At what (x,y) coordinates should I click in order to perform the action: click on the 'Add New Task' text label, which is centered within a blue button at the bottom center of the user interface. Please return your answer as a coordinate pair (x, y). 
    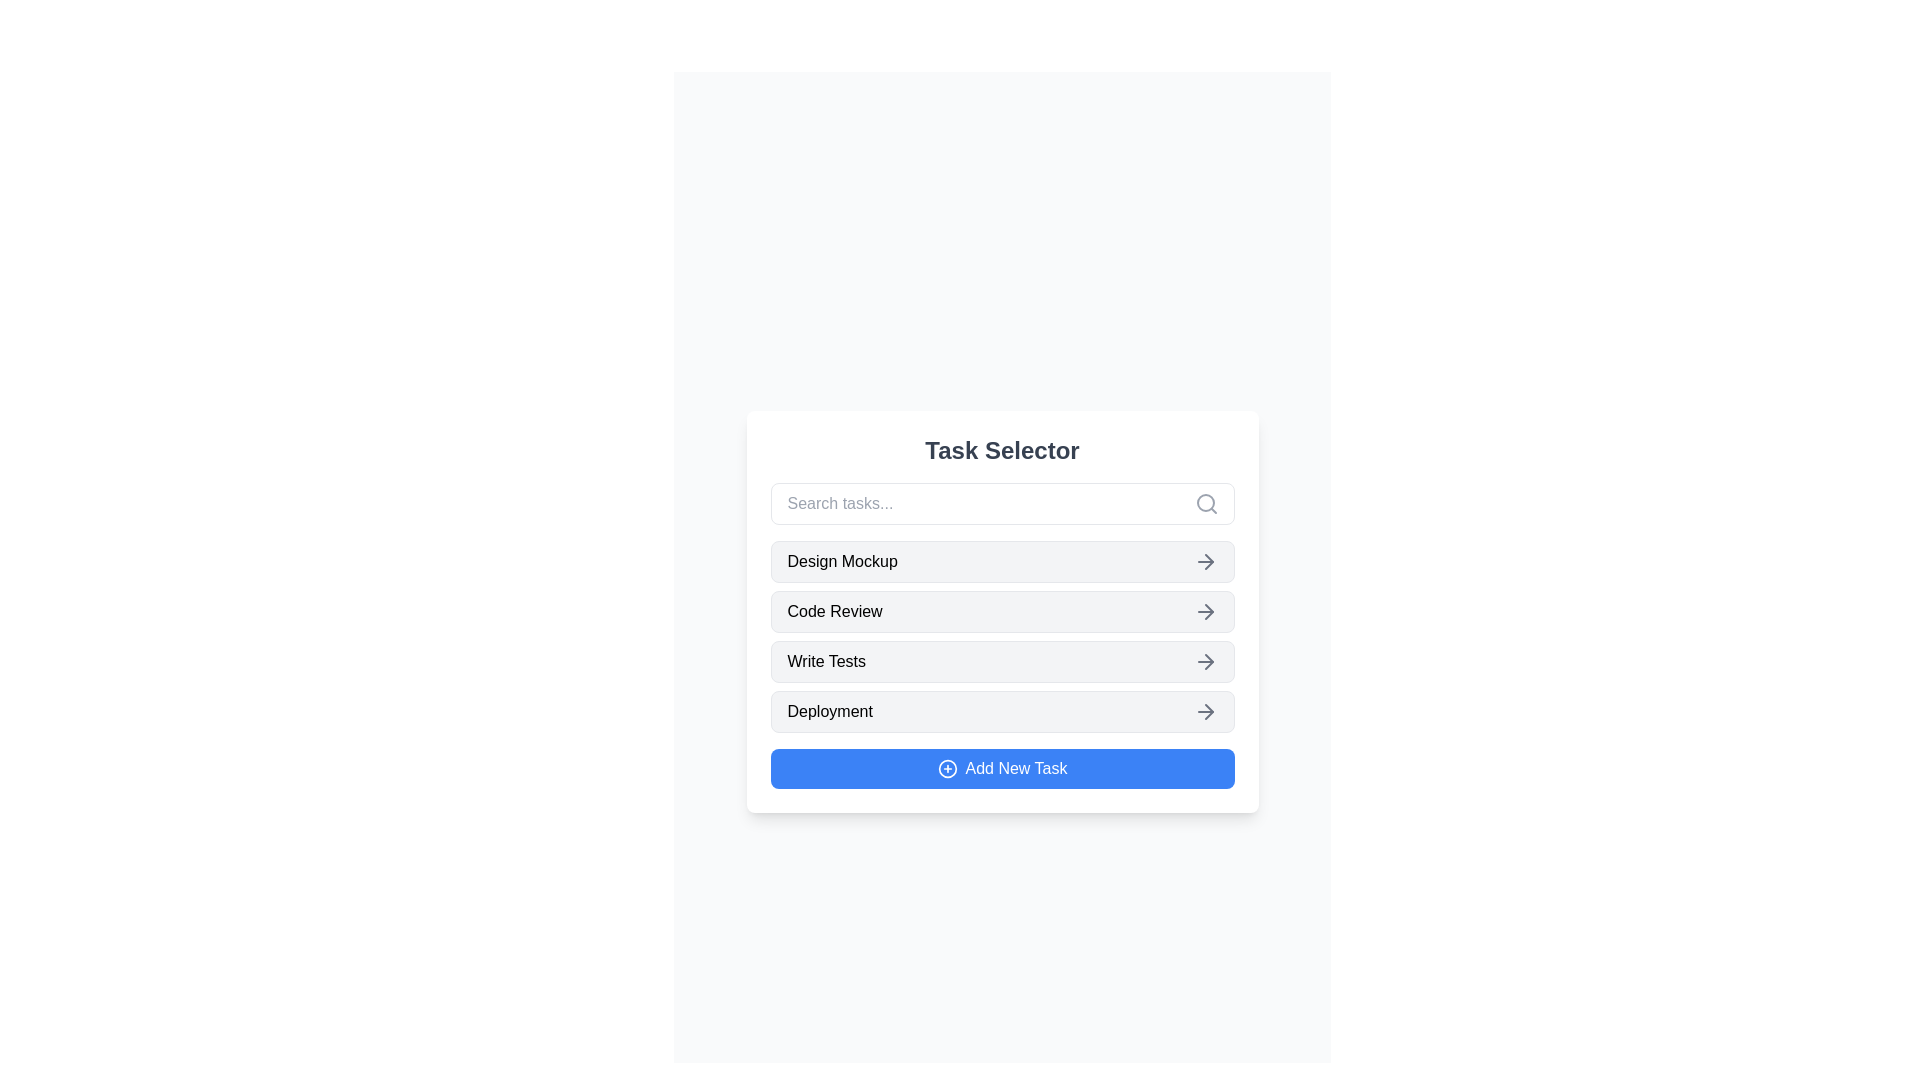
    Looking at the image, I should click on (1016, 767).